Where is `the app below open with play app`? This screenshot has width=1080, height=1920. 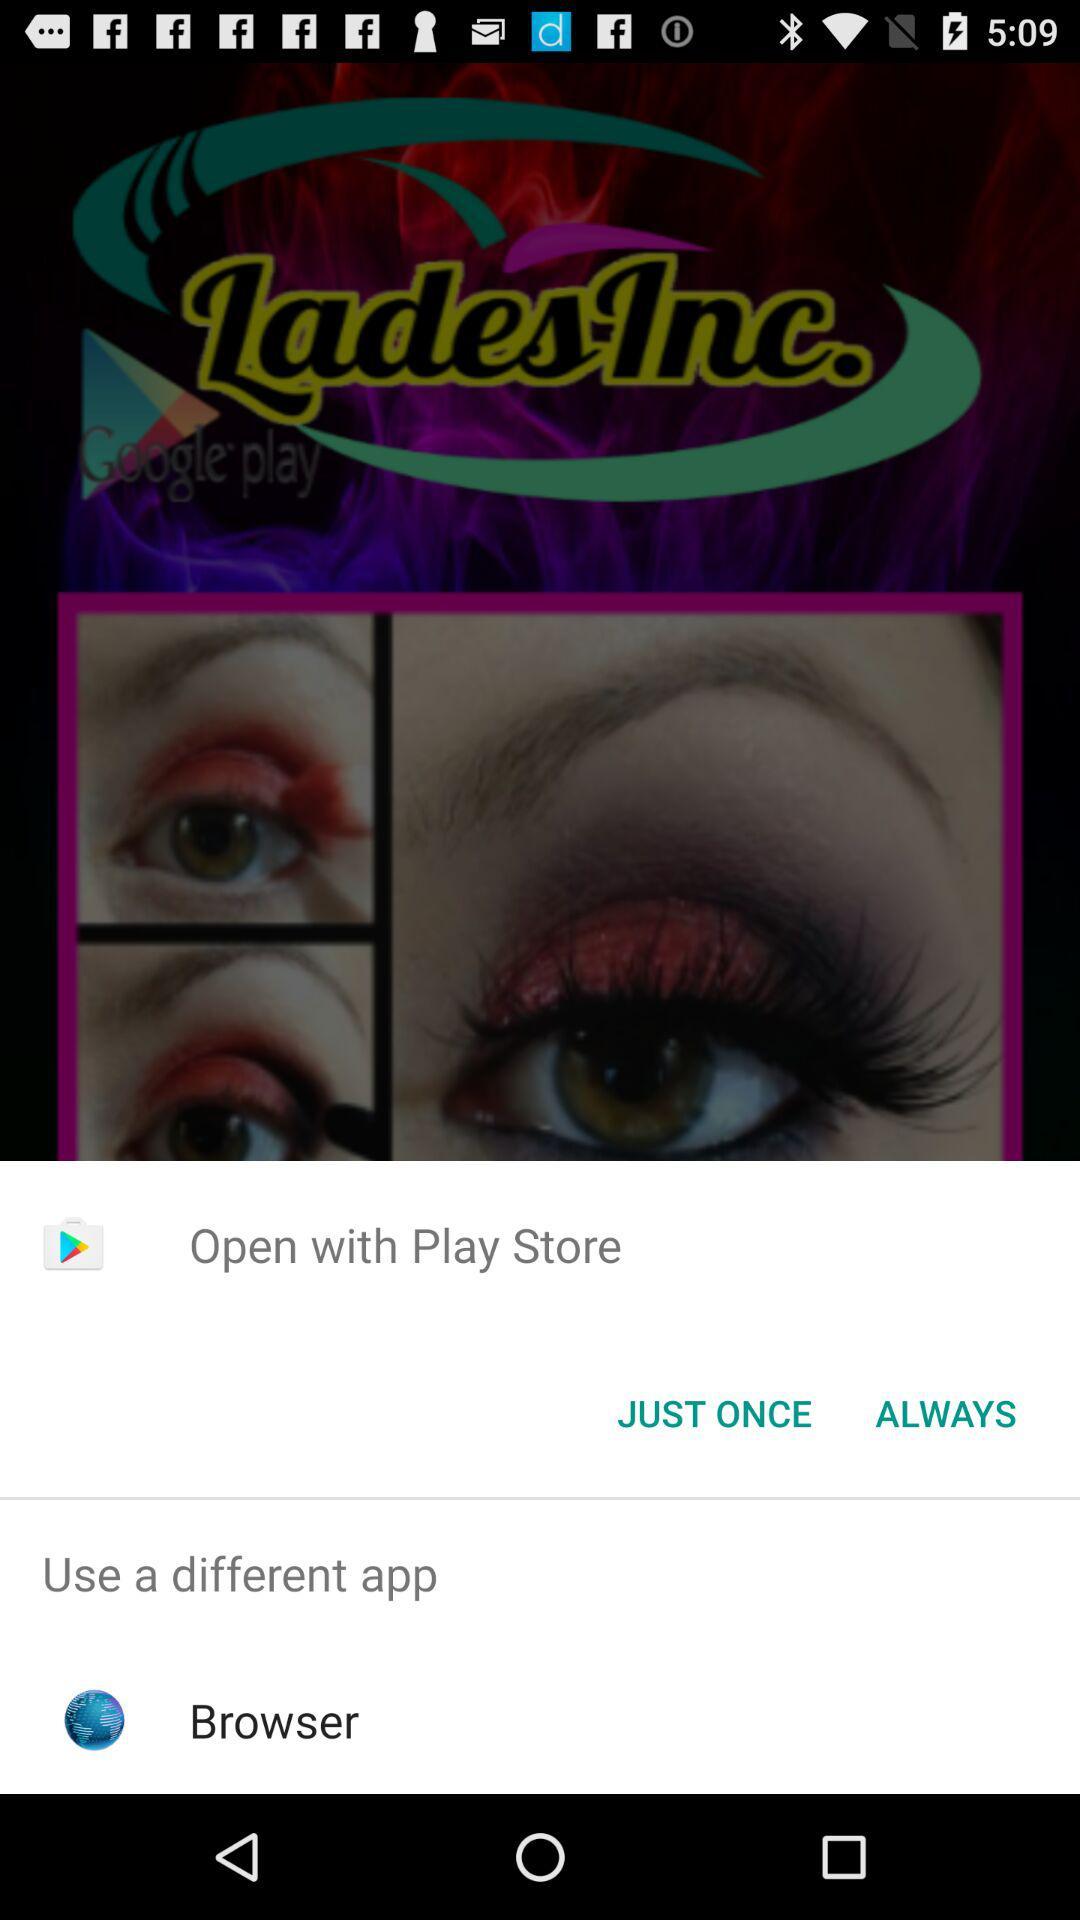 the app below open with play app is located at coordinates (713, 1411).